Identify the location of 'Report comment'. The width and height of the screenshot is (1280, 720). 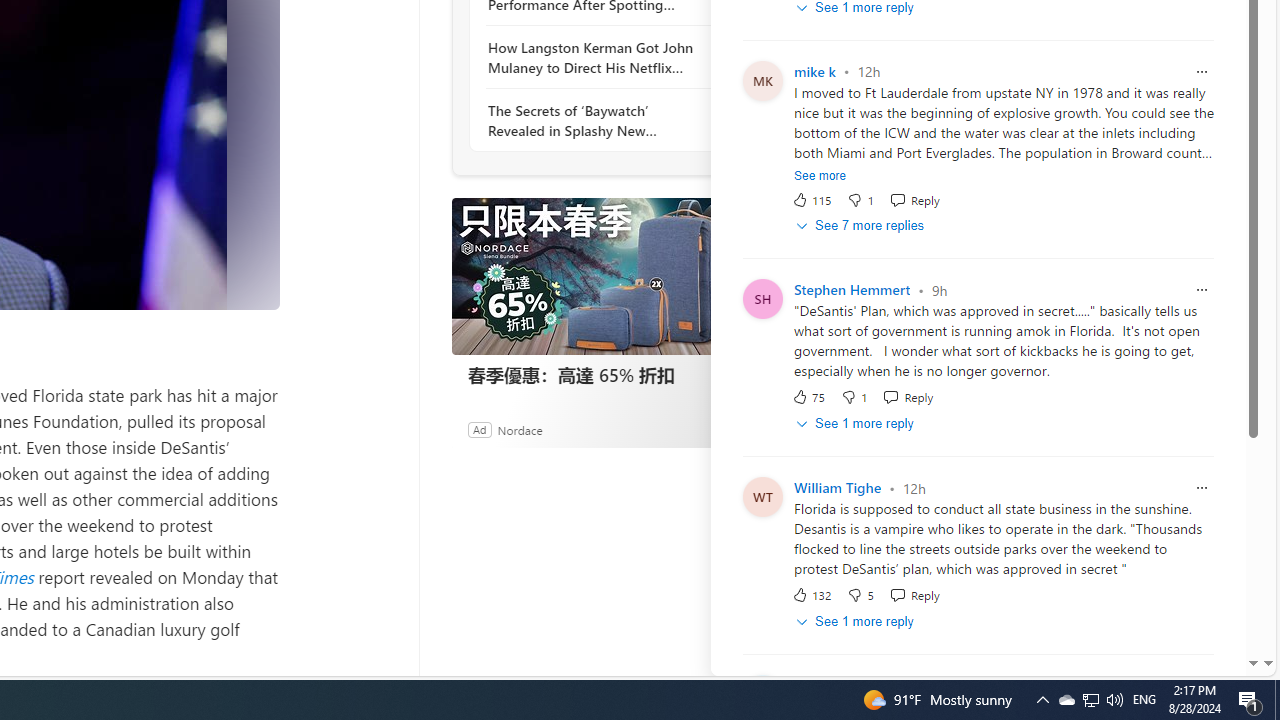
(1200, 684).